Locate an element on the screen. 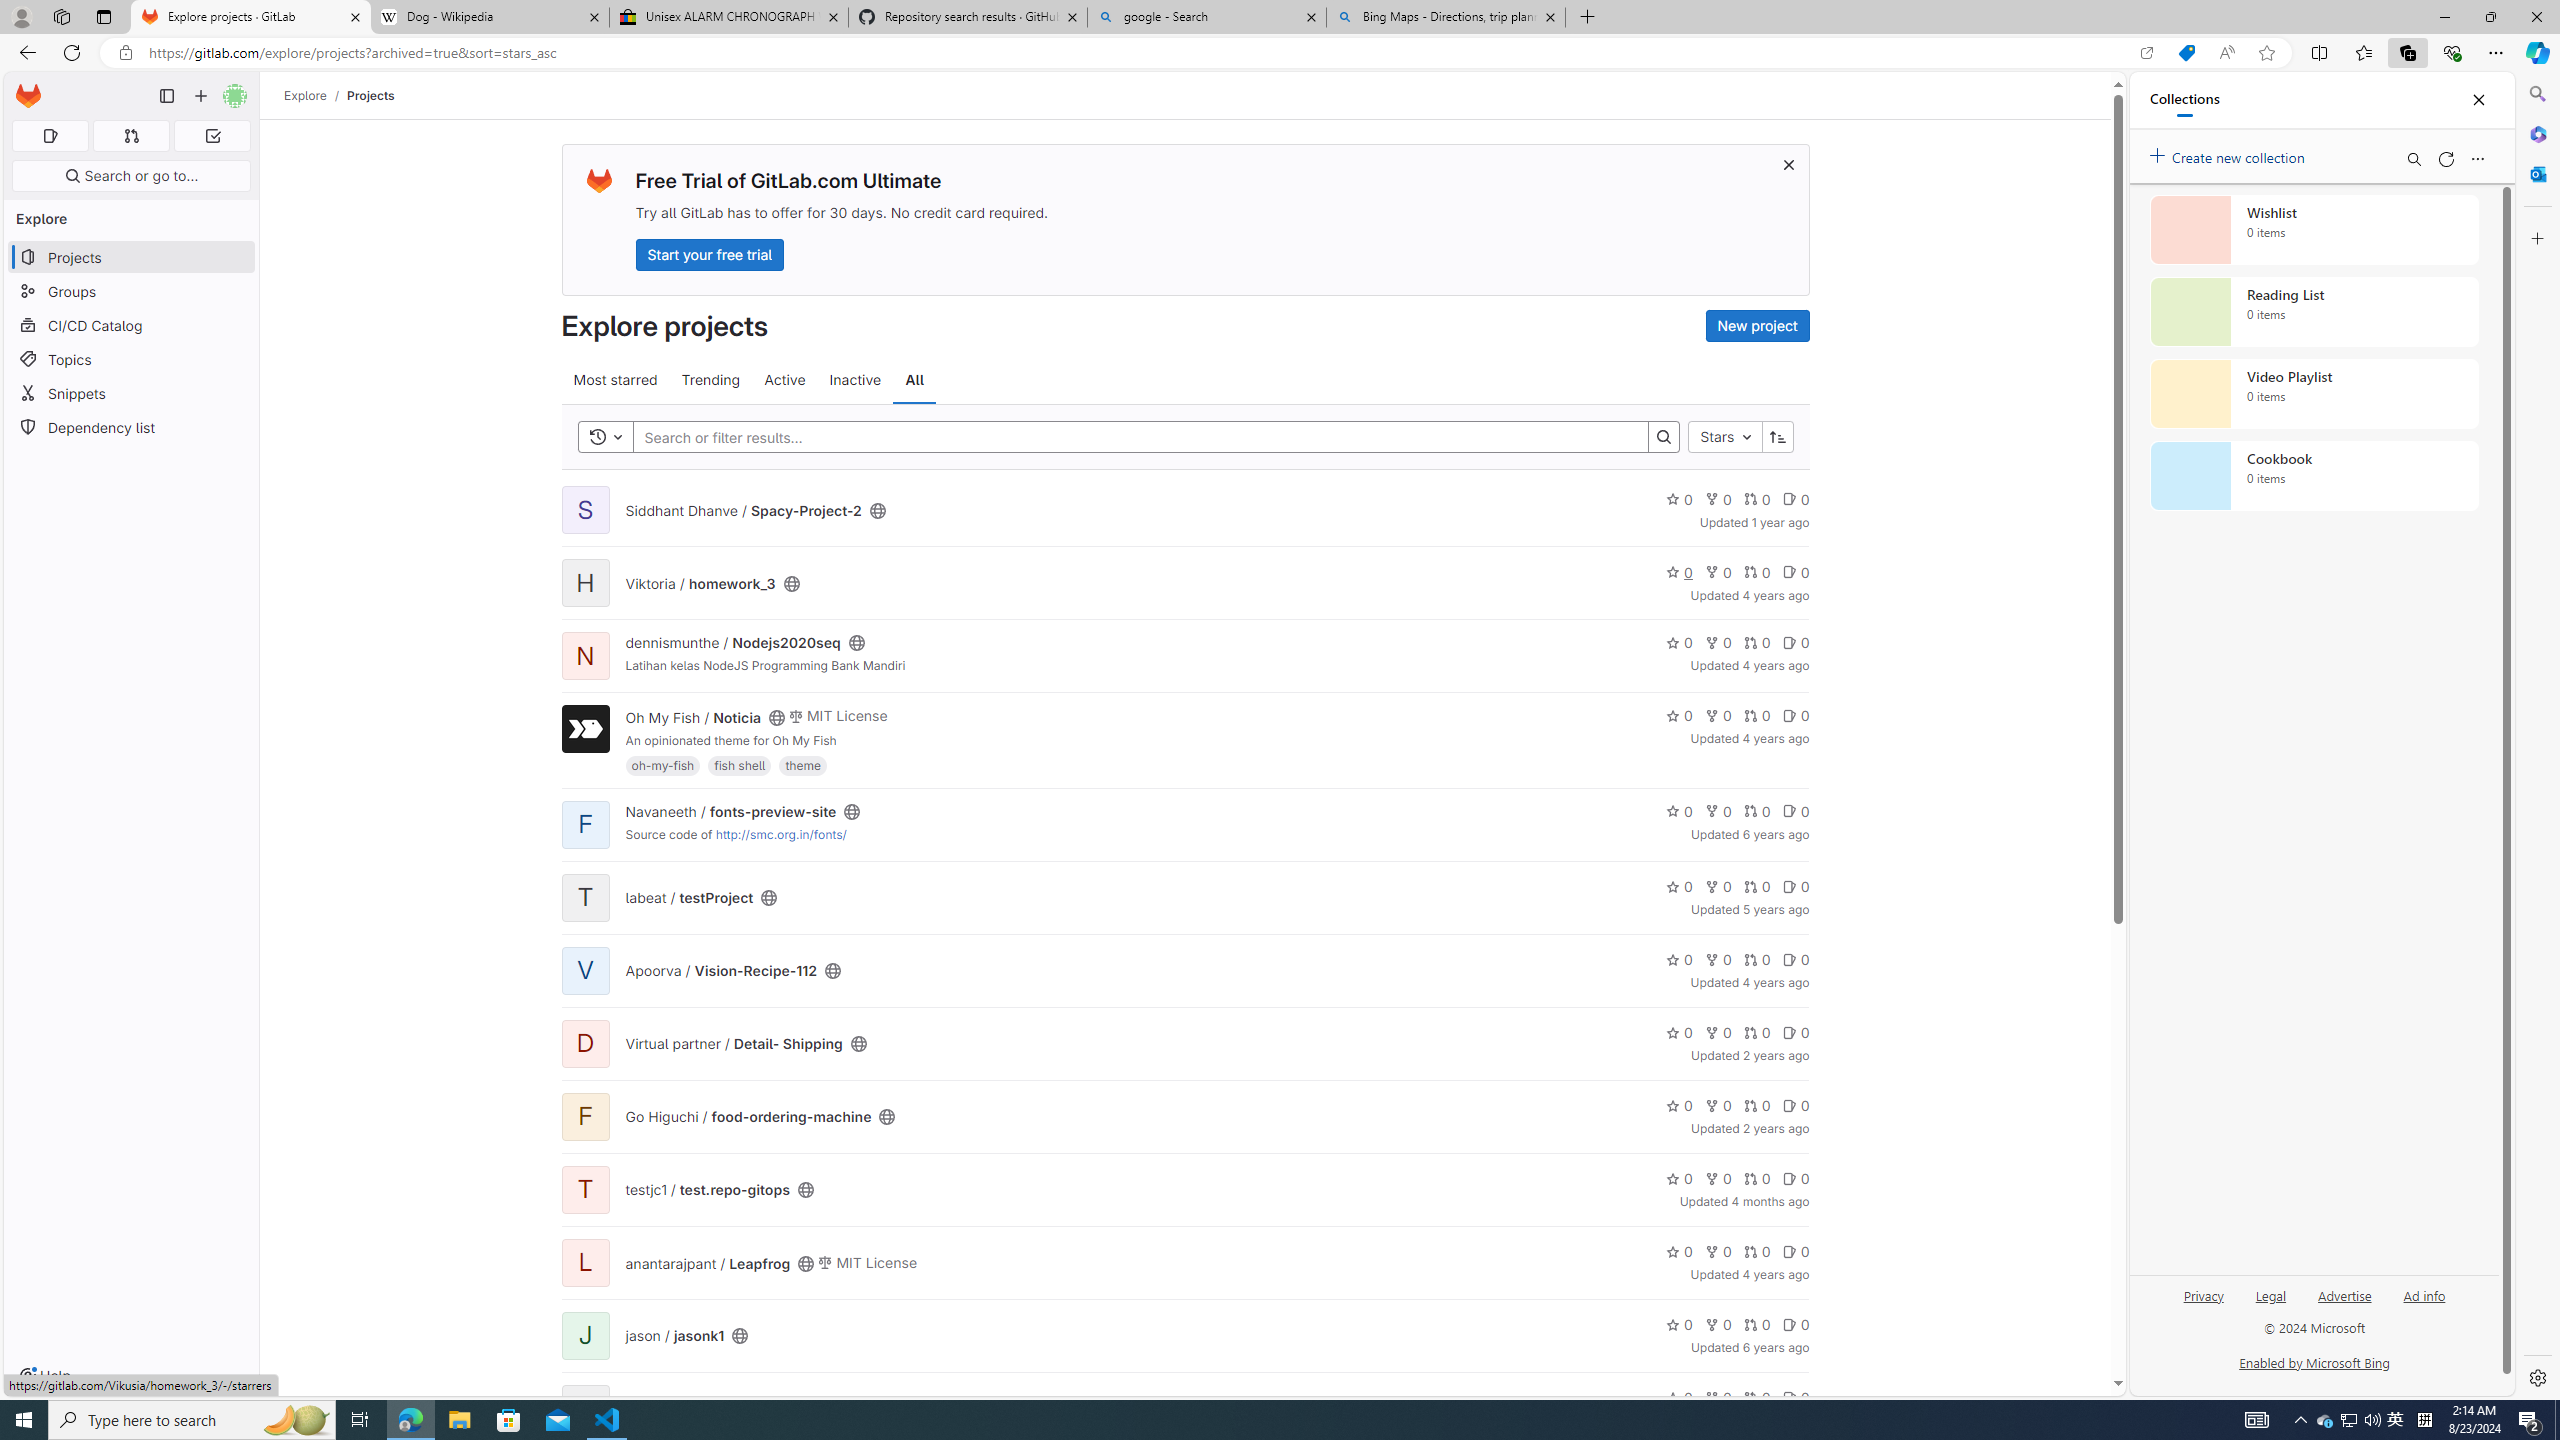 This screenshot has height=1440, width=2560. 'Advertise' is located at coordinates (2343, 1302).